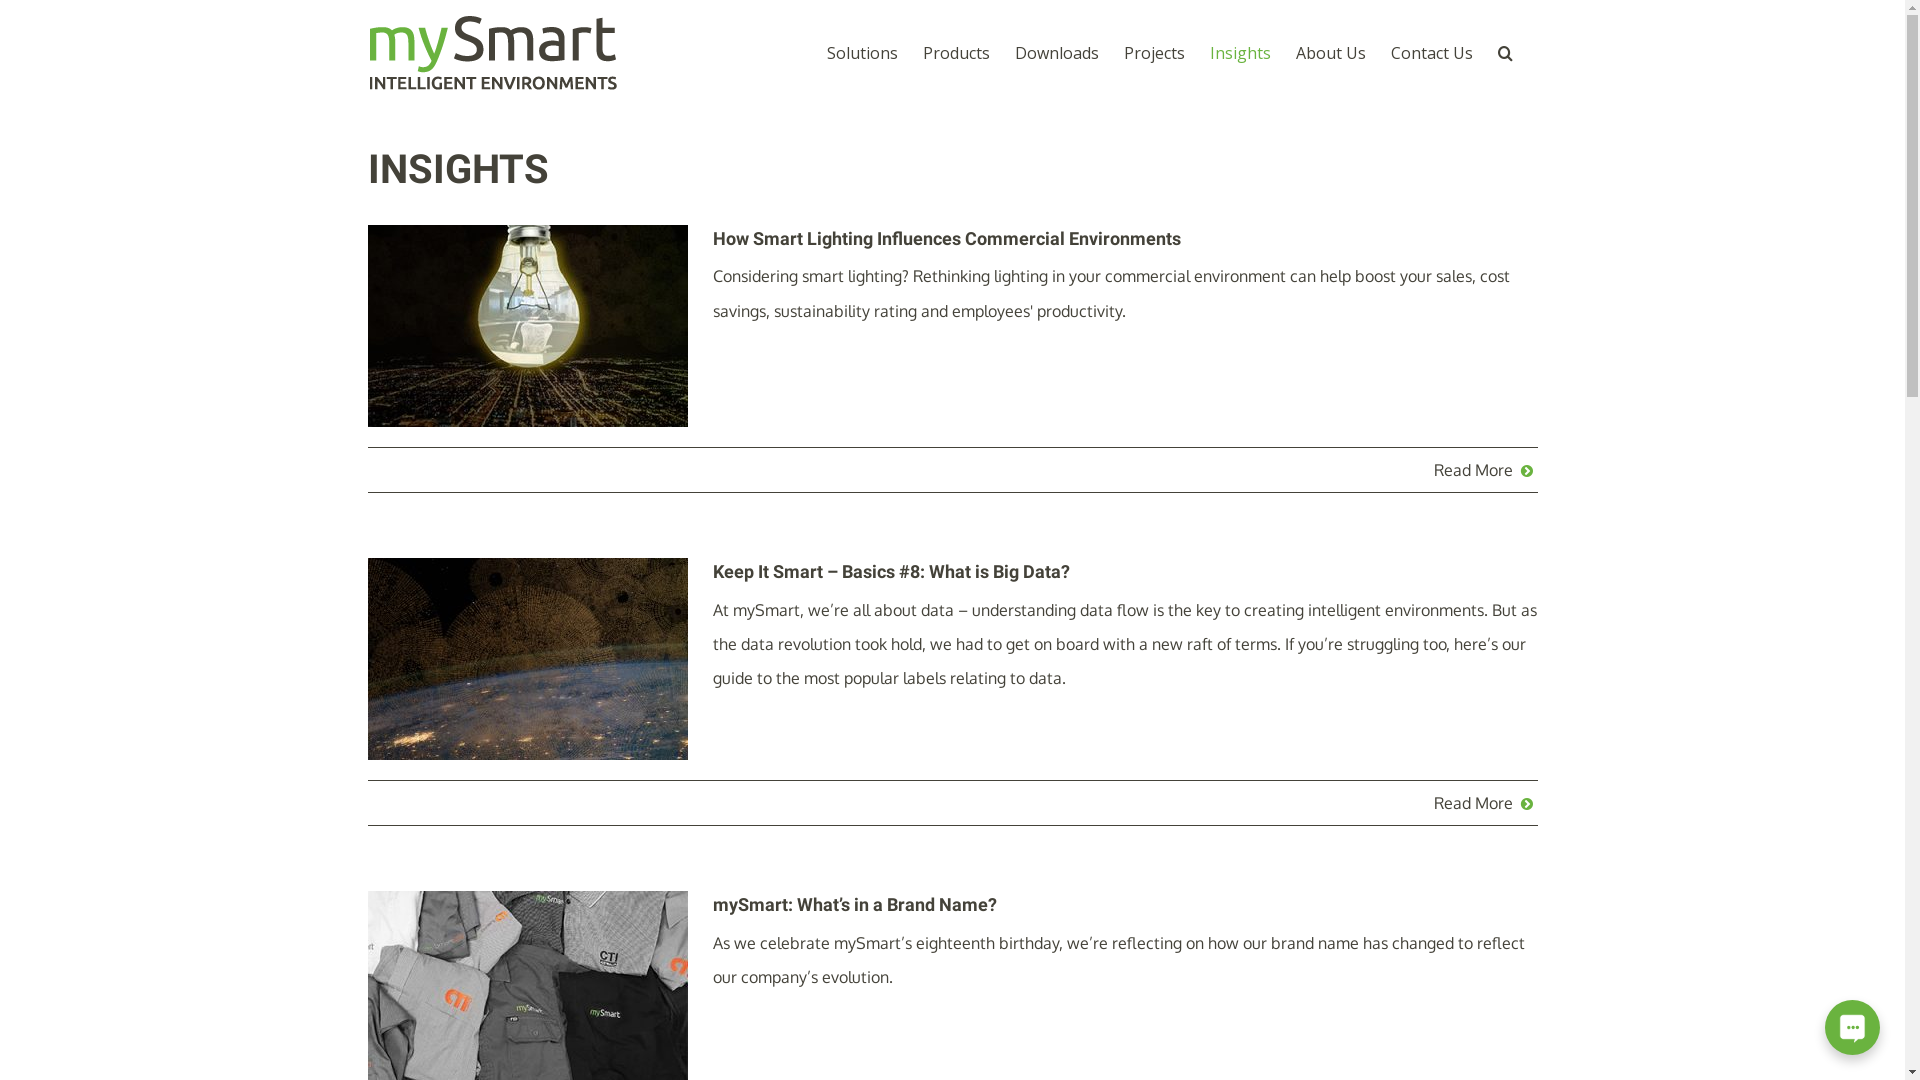 The width and height of the screenshot is (1920, 1080). Describe the element at coordinates (1013, 51) in the screenshot. I see `'Downloads'` at that location.